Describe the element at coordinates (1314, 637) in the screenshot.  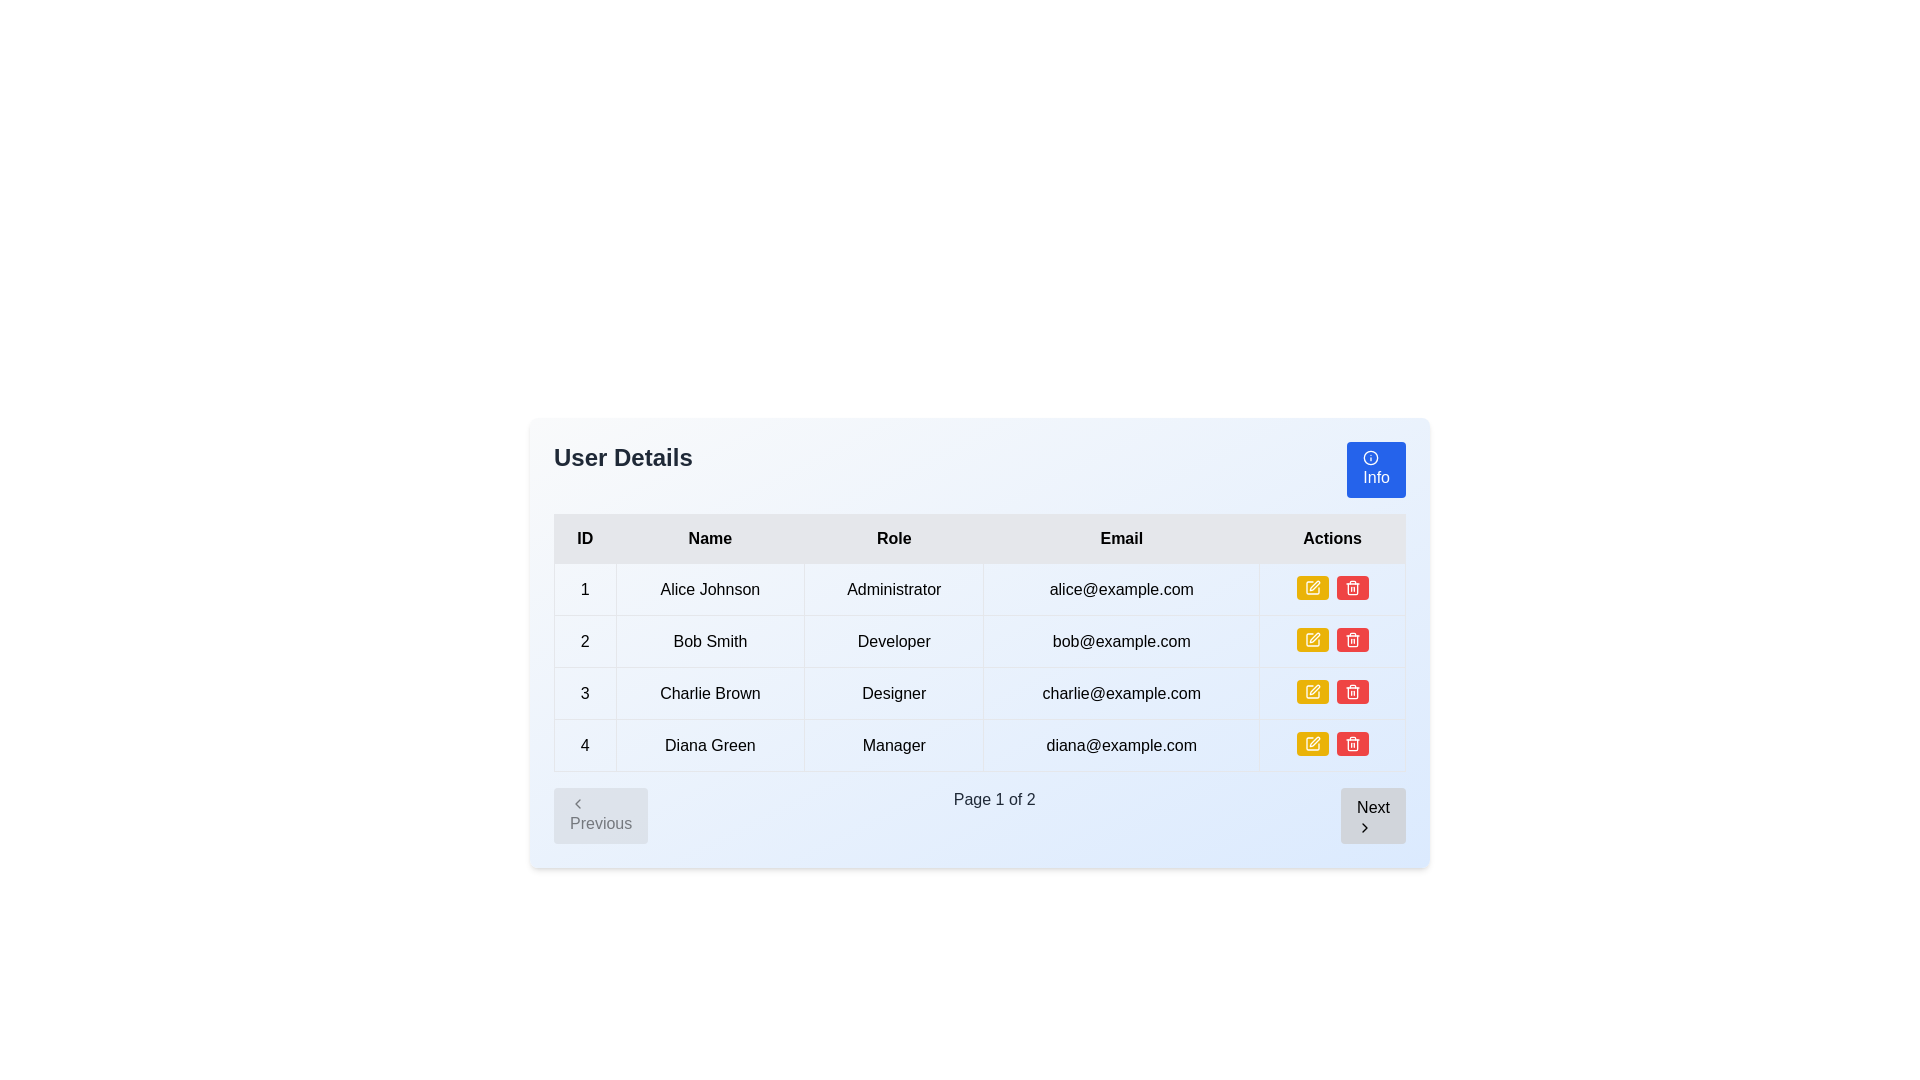
I see `the edit button in the 'Actions' column for the user 'Charlie Brown'` at that location.